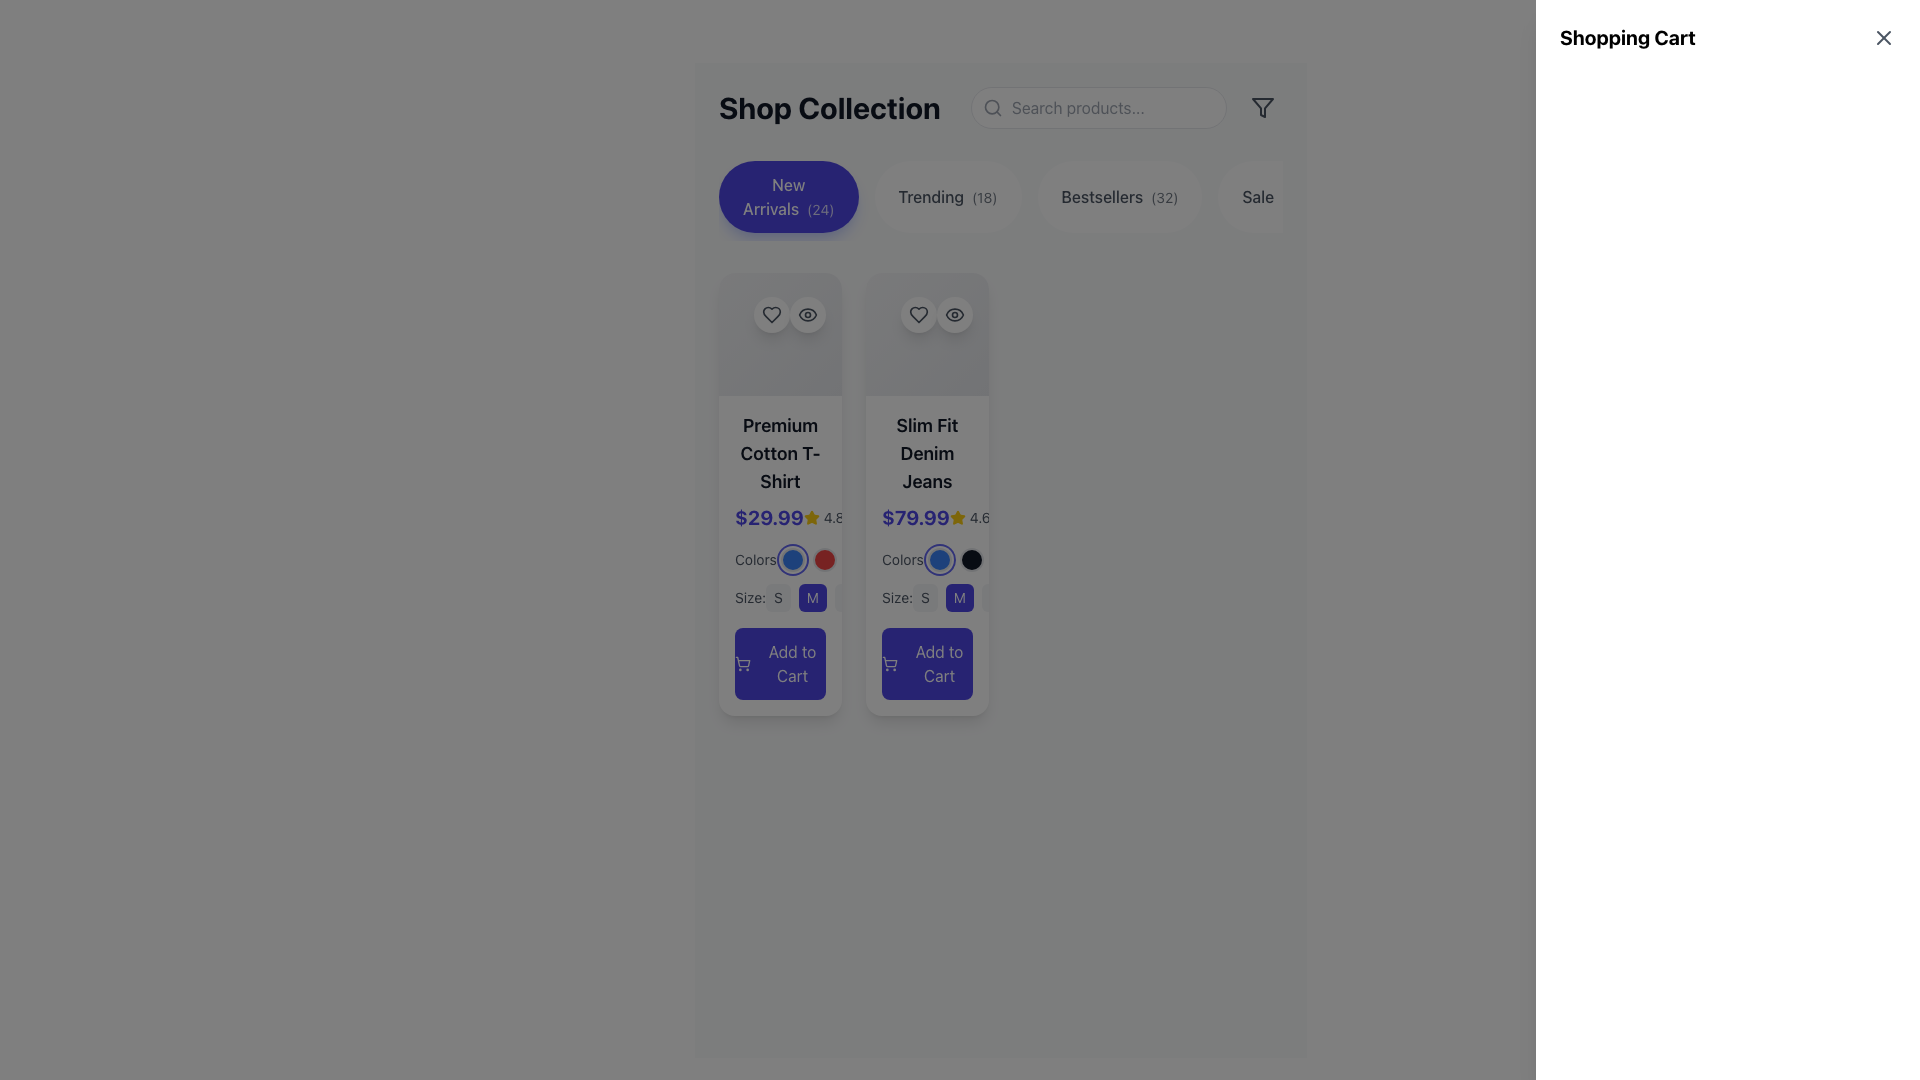  What do you see at coordinates (993, 108) in the screenshot?
I see `the search icon located to the left inside the search input box, which symbolizes the search functionality` at bounding box center [993, 108].